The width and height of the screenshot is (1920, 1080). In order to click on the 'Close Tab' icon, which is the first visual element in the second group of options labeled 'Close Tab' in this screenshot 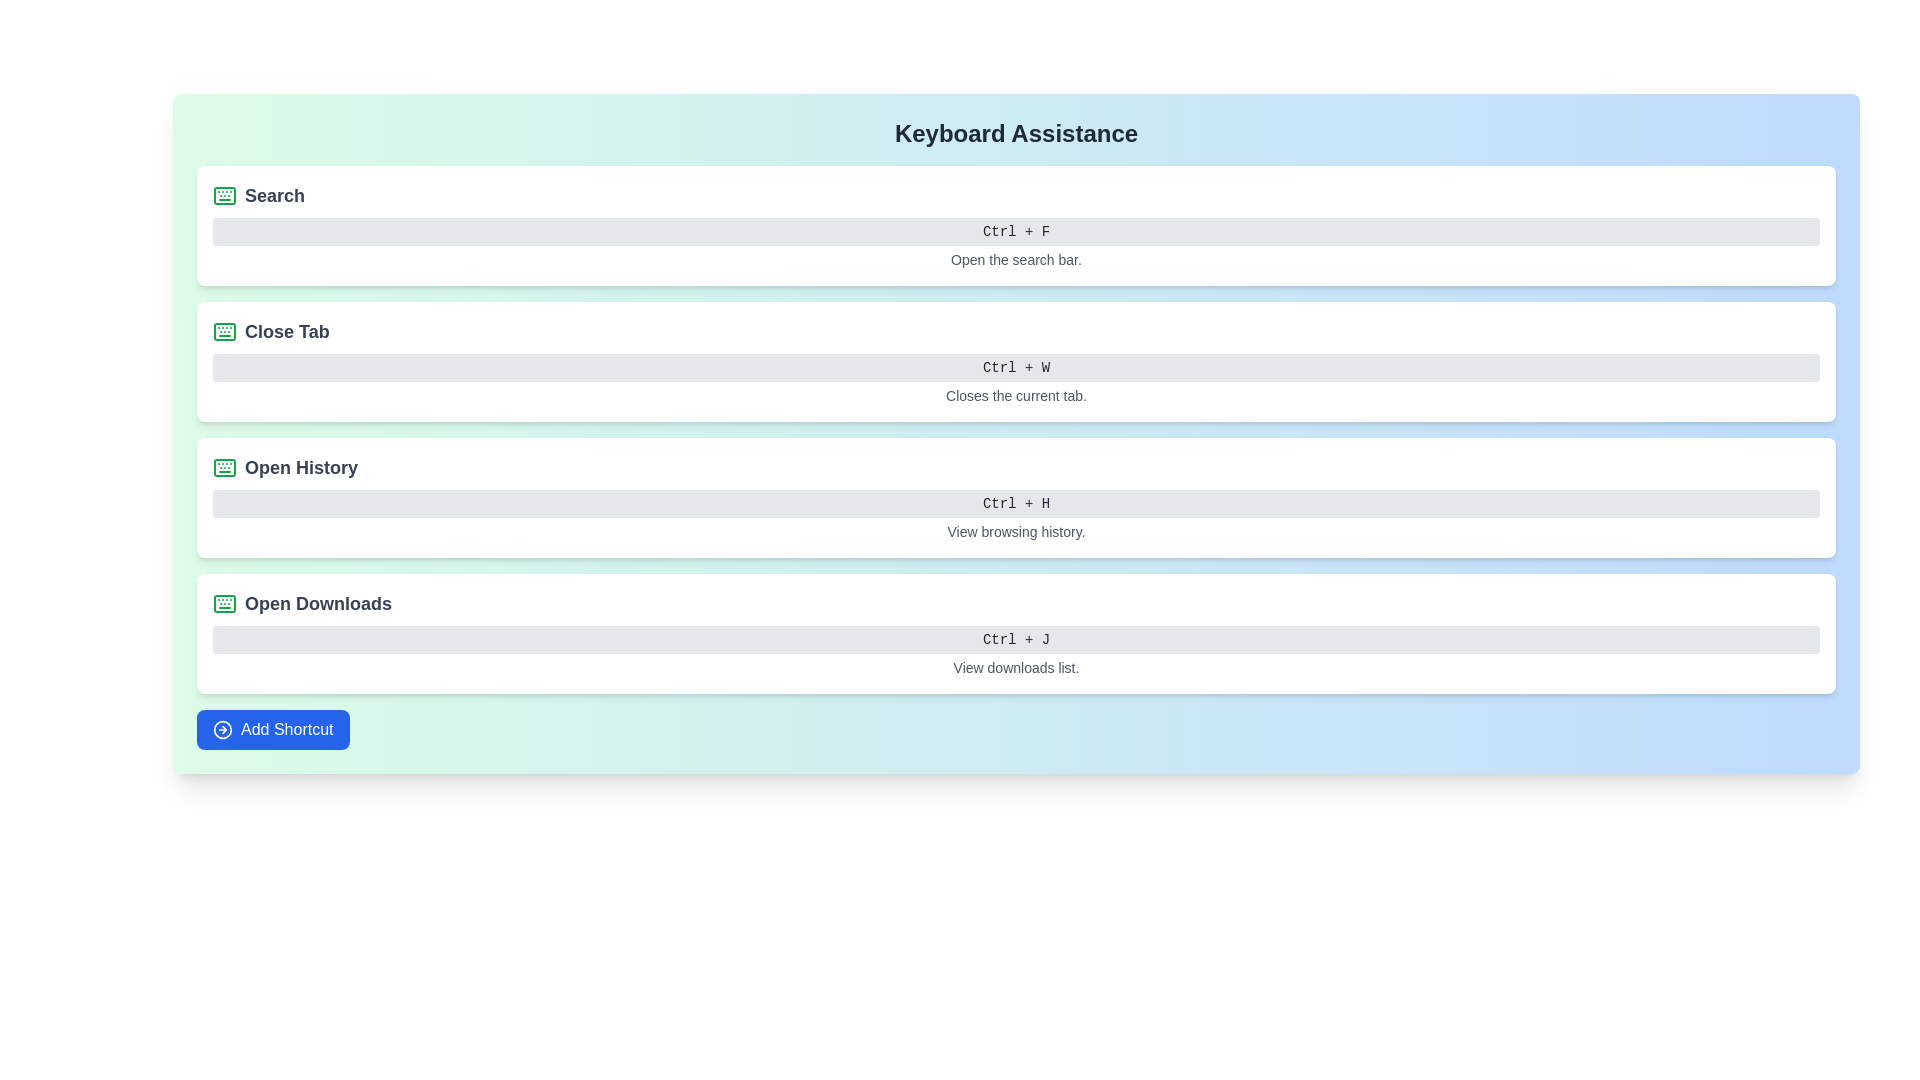, I will do `click(225, 330)`.